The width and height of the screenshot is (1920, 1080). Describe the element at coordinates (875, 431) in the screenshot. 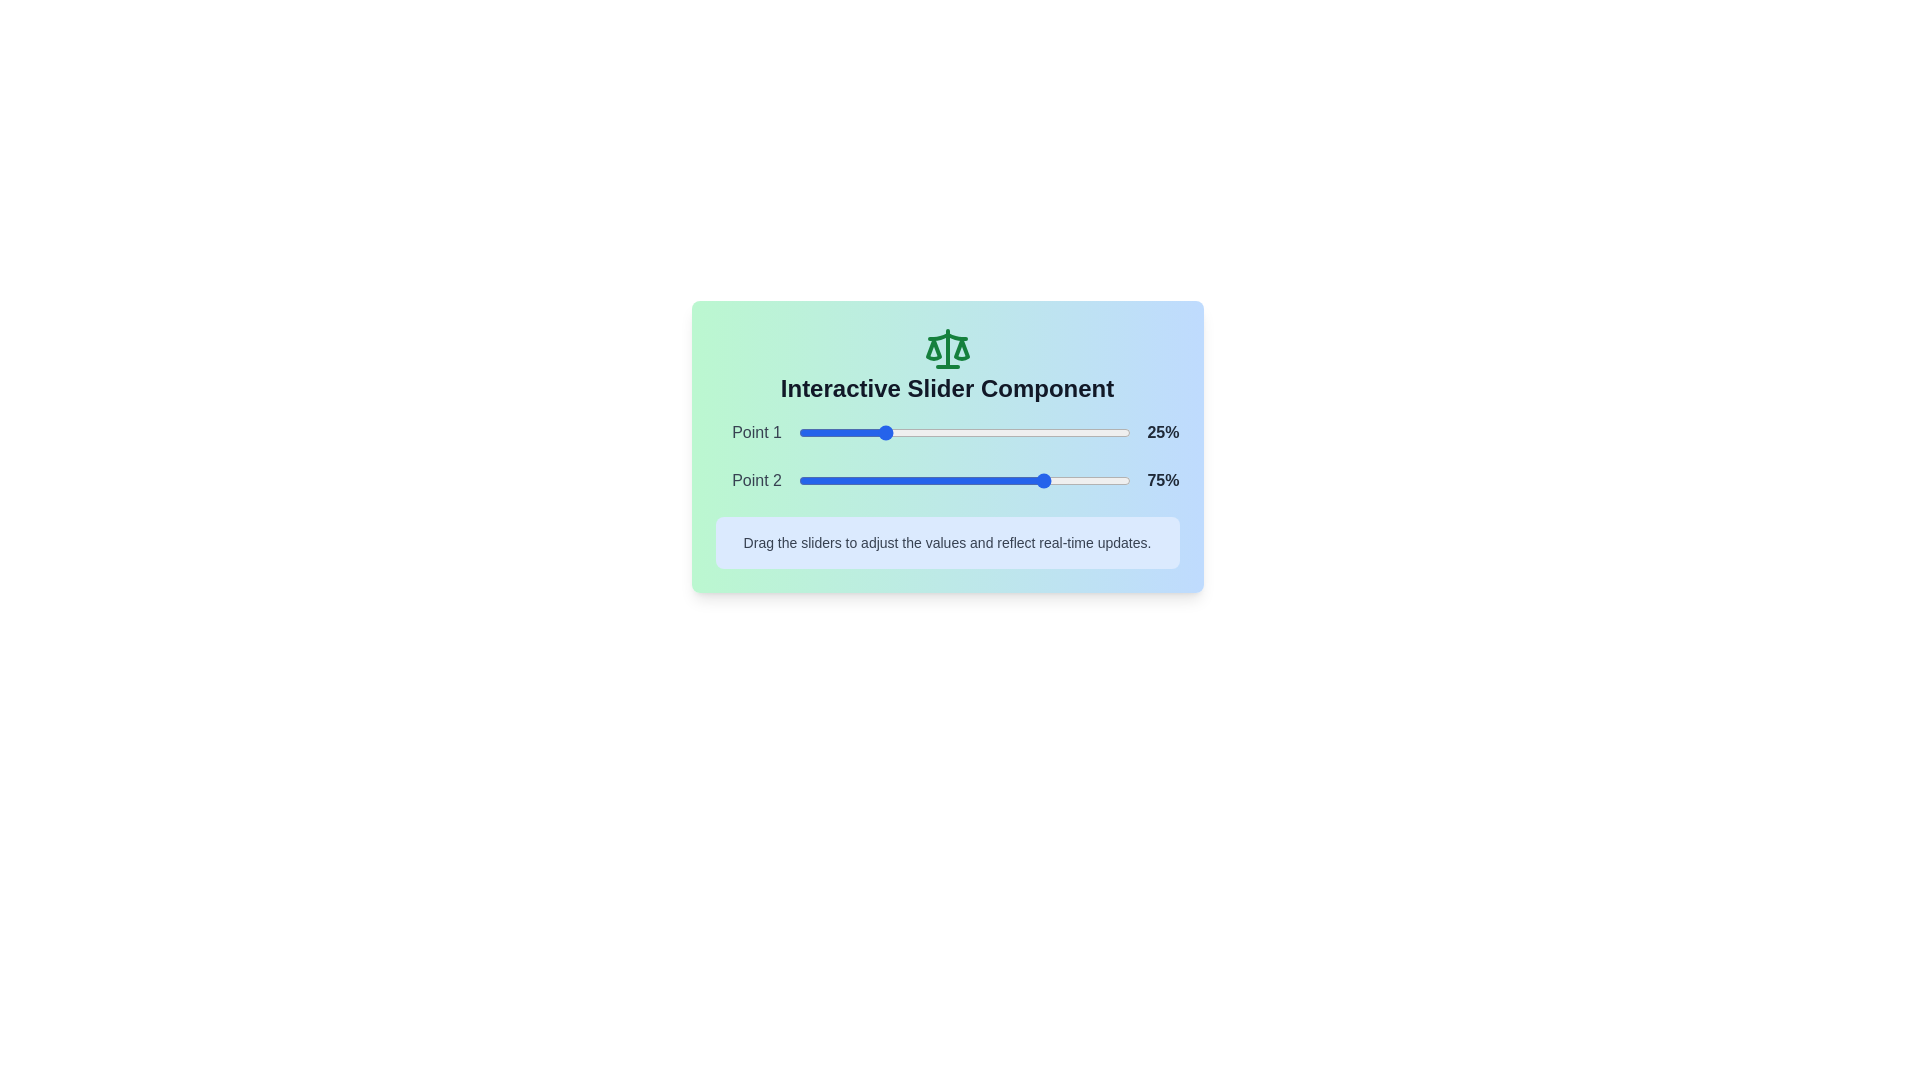

I see `the slider to set its value to 23%` at that location.